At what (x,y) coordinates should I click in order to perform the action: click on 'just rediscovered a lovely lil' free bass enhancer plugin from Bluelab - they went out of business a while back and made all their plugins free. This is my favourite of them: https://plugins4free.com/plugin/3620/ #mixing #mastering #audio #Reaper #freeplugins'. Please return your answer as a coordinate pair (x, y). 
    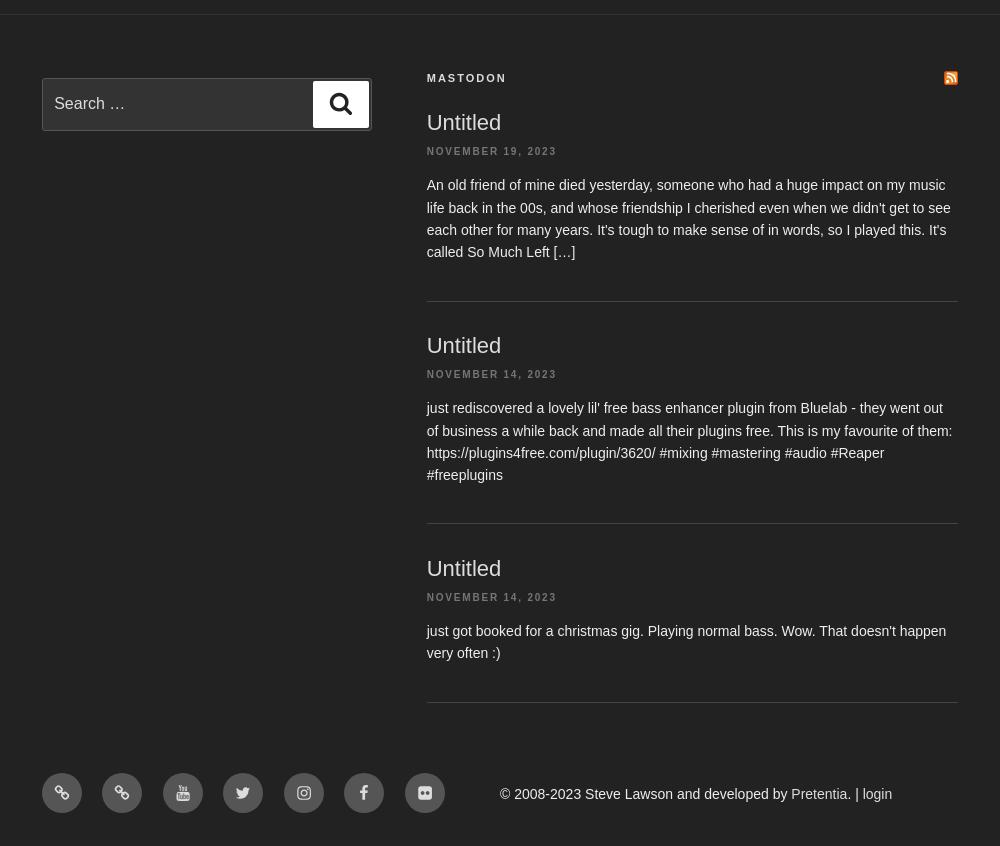
    Looking at the image, I should click on (688, 440).